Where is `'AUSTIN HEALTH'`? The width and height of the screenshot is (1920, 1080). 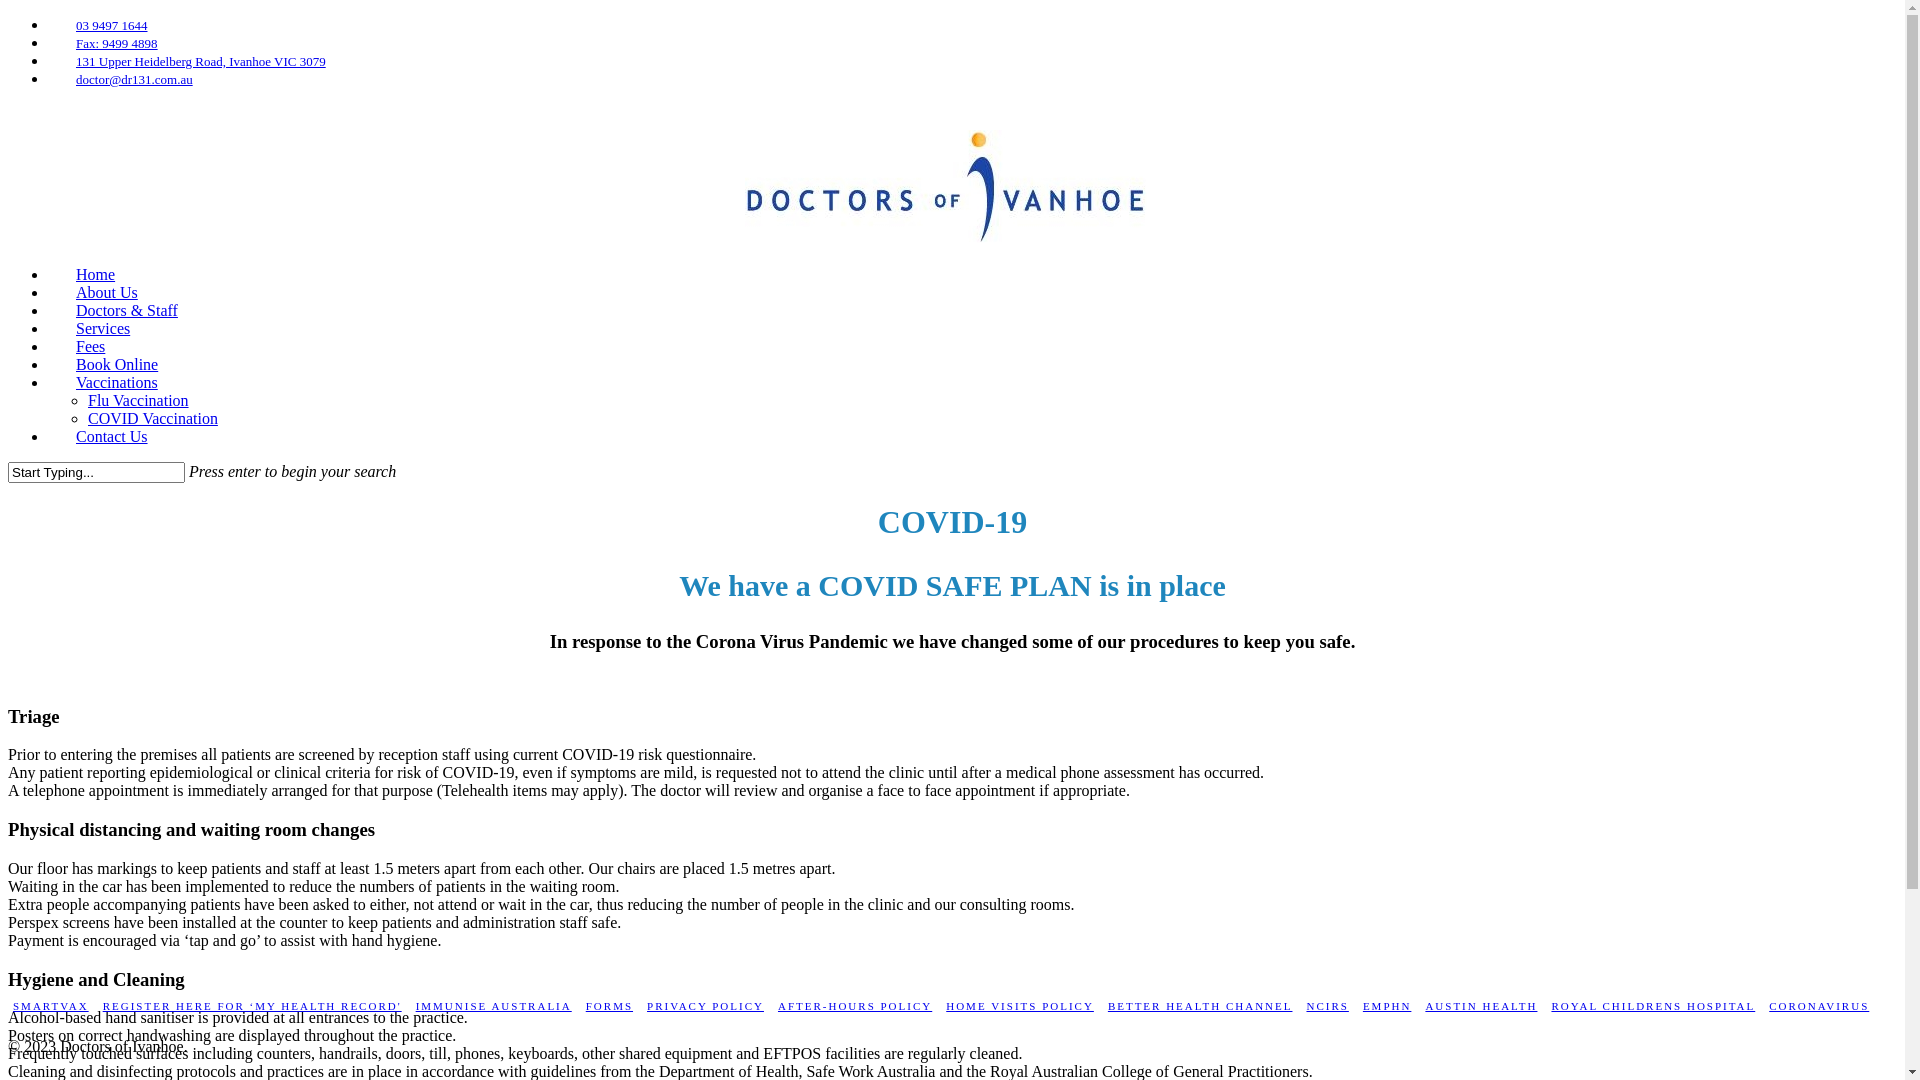 'AUSTIN HEALTH' is located at coordinates (1481, 1006).